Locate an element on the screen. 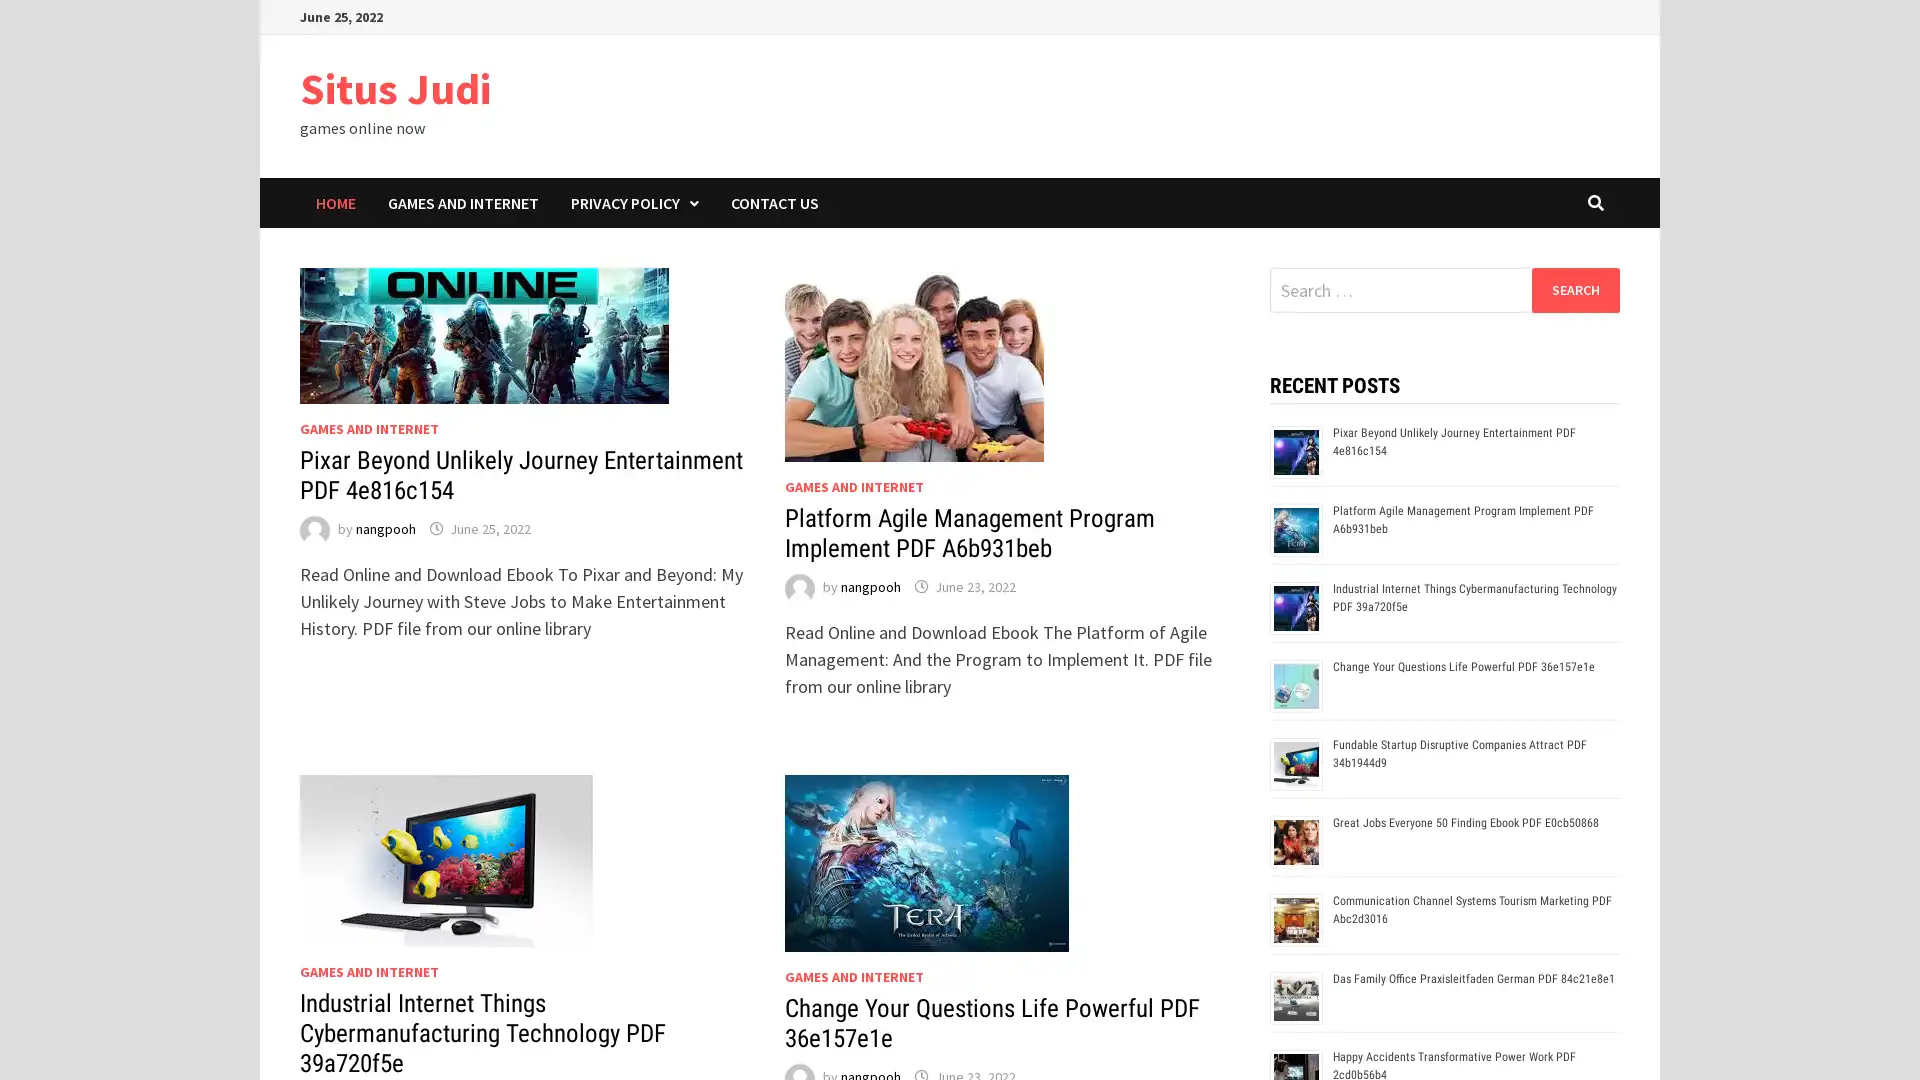 Image resolution: width=1920 pixels, height=1080 pixels. Search is located at coordinates (1574, 289).